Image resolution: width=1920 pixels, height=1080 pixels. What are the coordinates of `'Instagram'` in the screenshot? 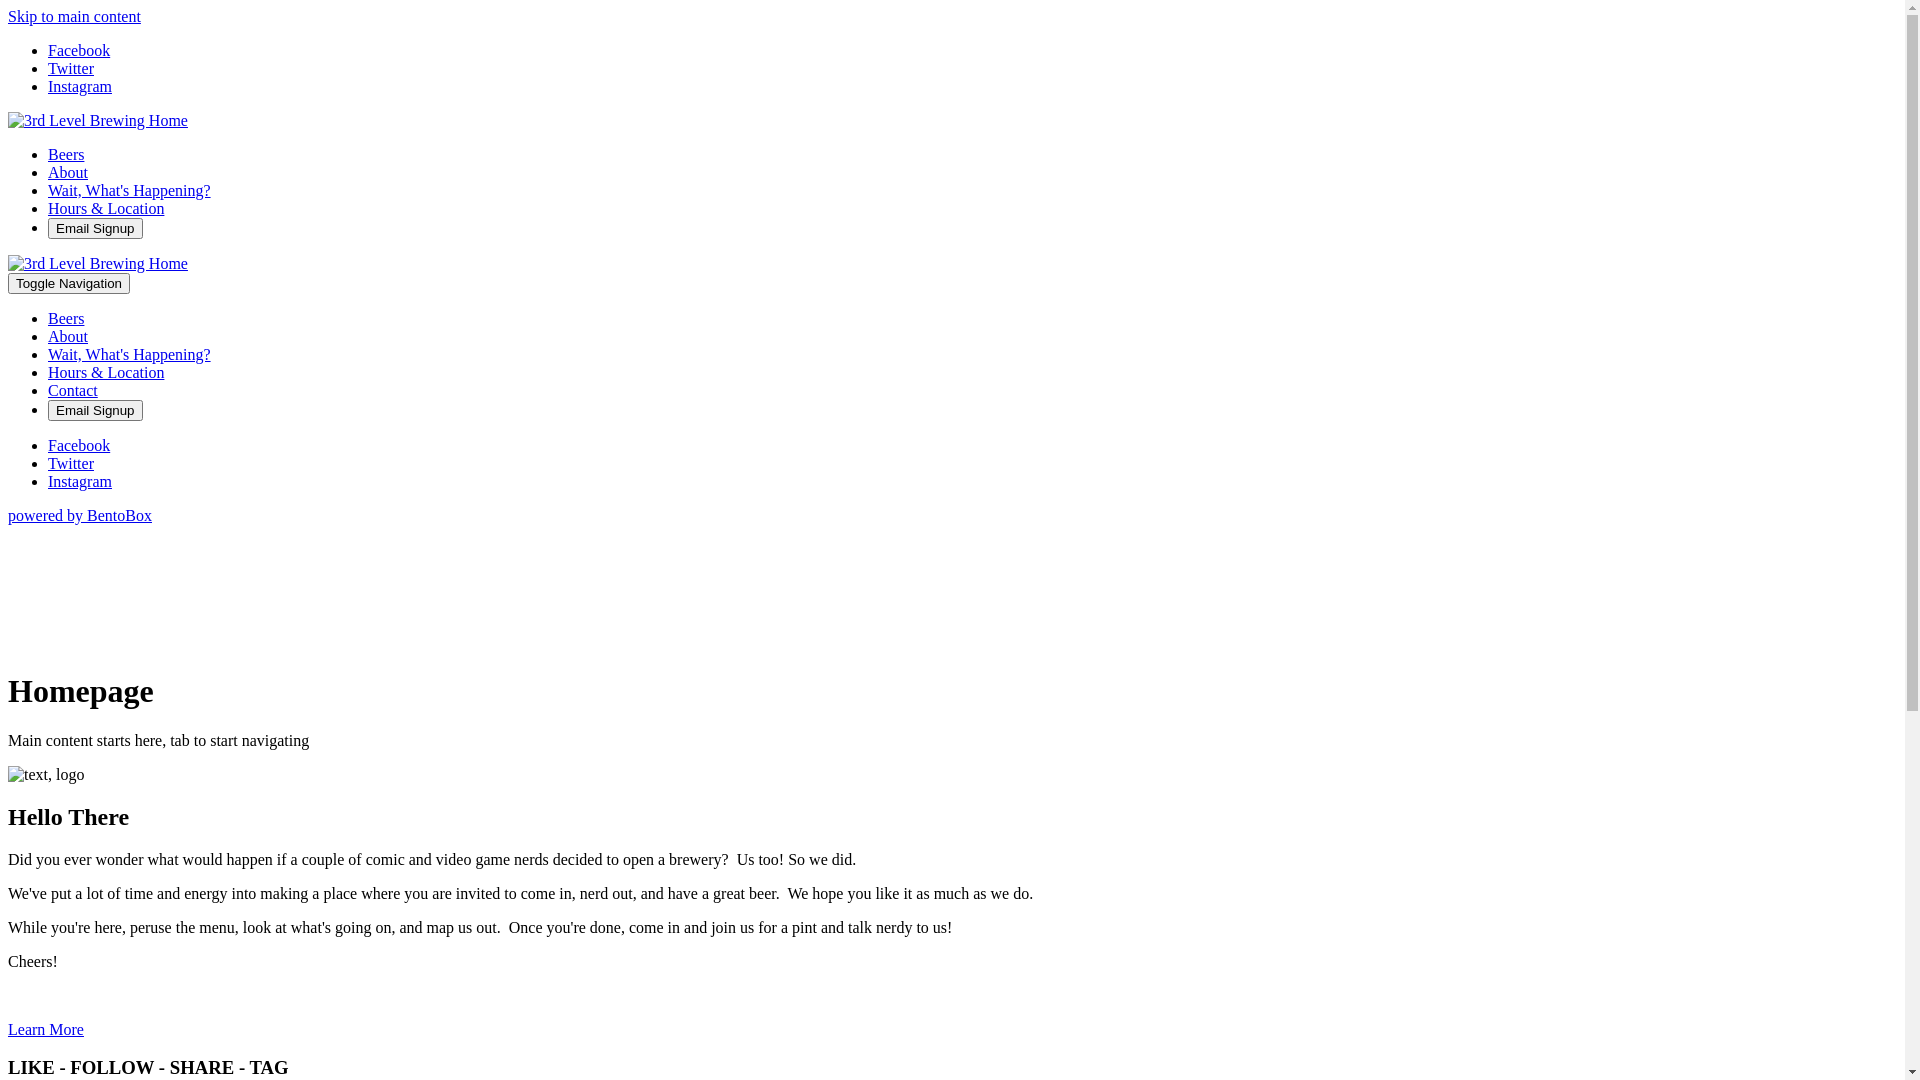 It's located at (80, 481).